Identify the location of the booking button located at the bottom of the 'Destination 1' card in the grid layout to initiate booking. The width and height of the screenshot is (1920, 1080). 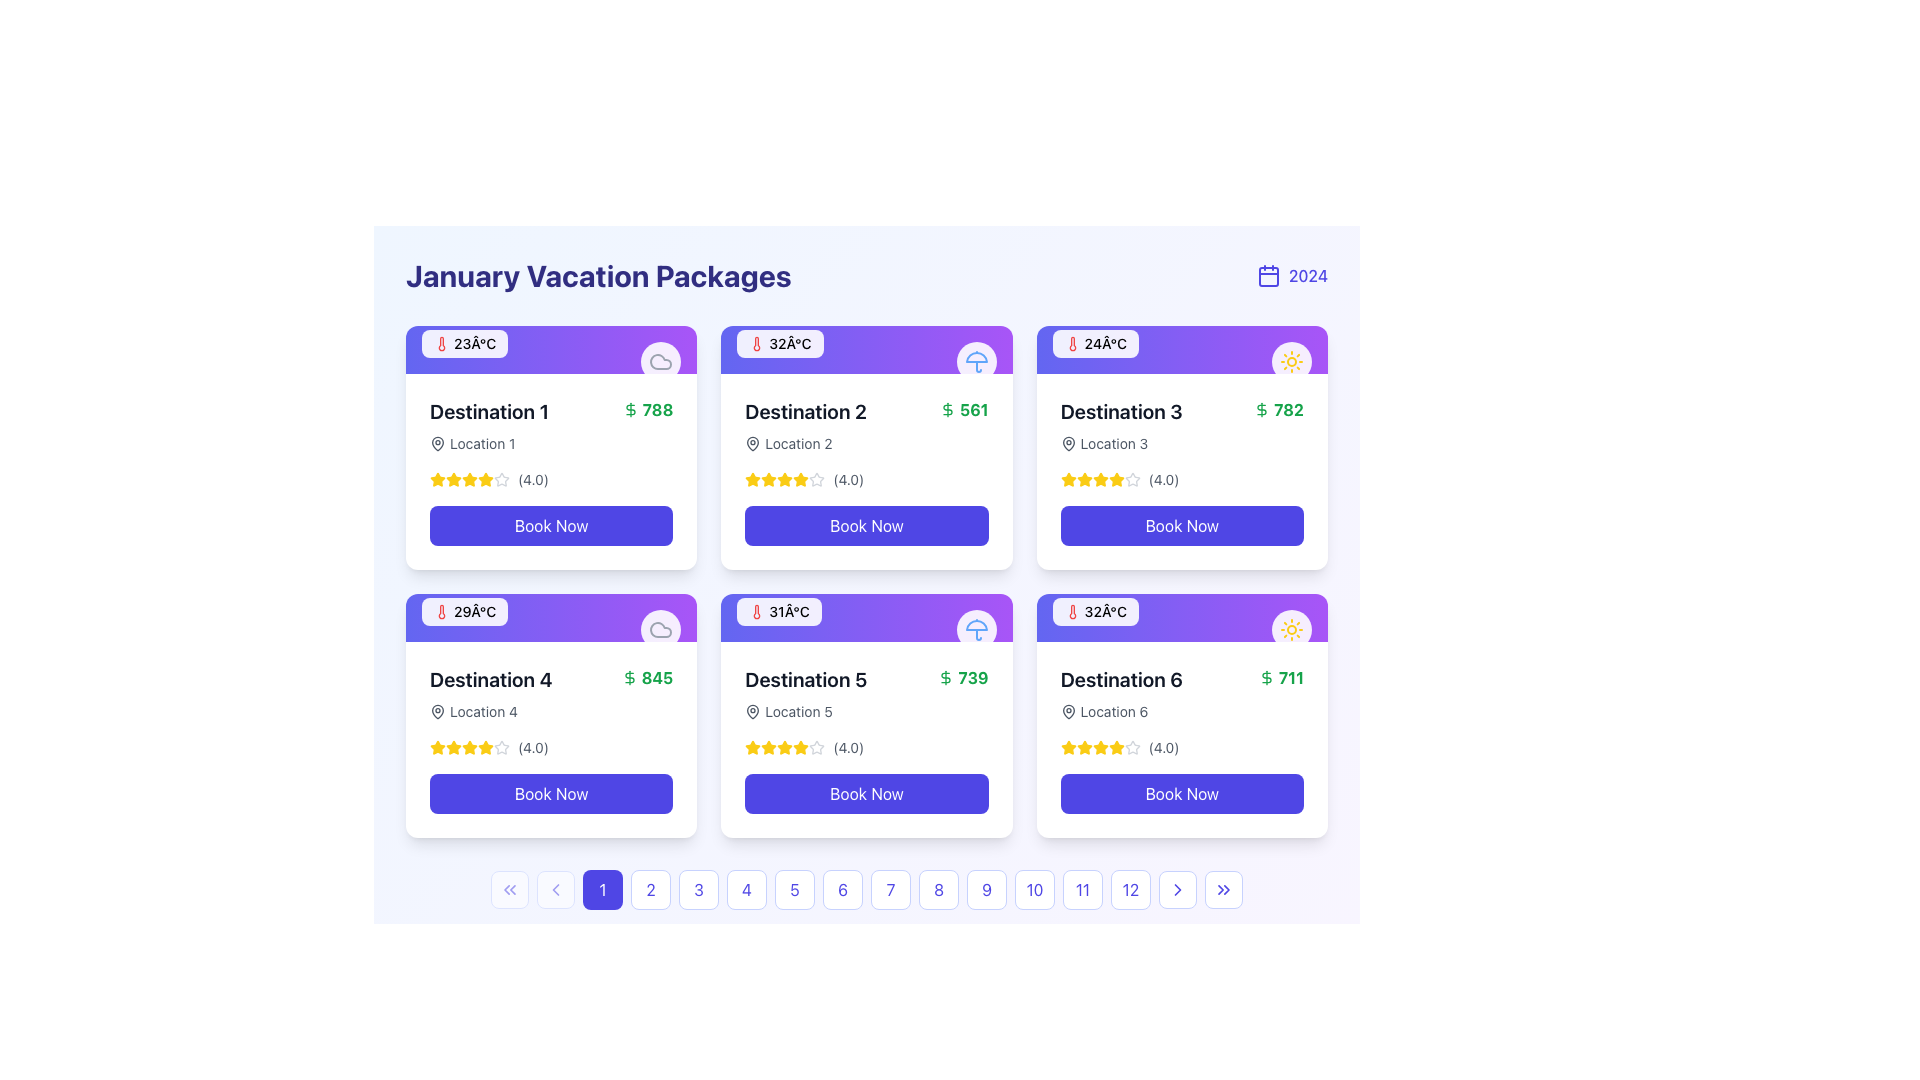
(551, 524).